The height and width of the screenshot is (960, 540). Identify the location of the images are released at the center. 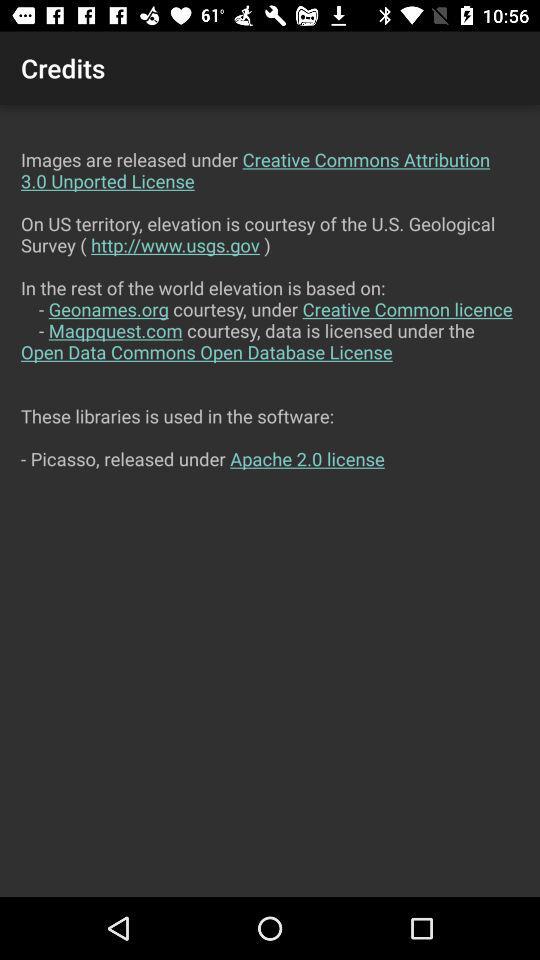
(270, 500).